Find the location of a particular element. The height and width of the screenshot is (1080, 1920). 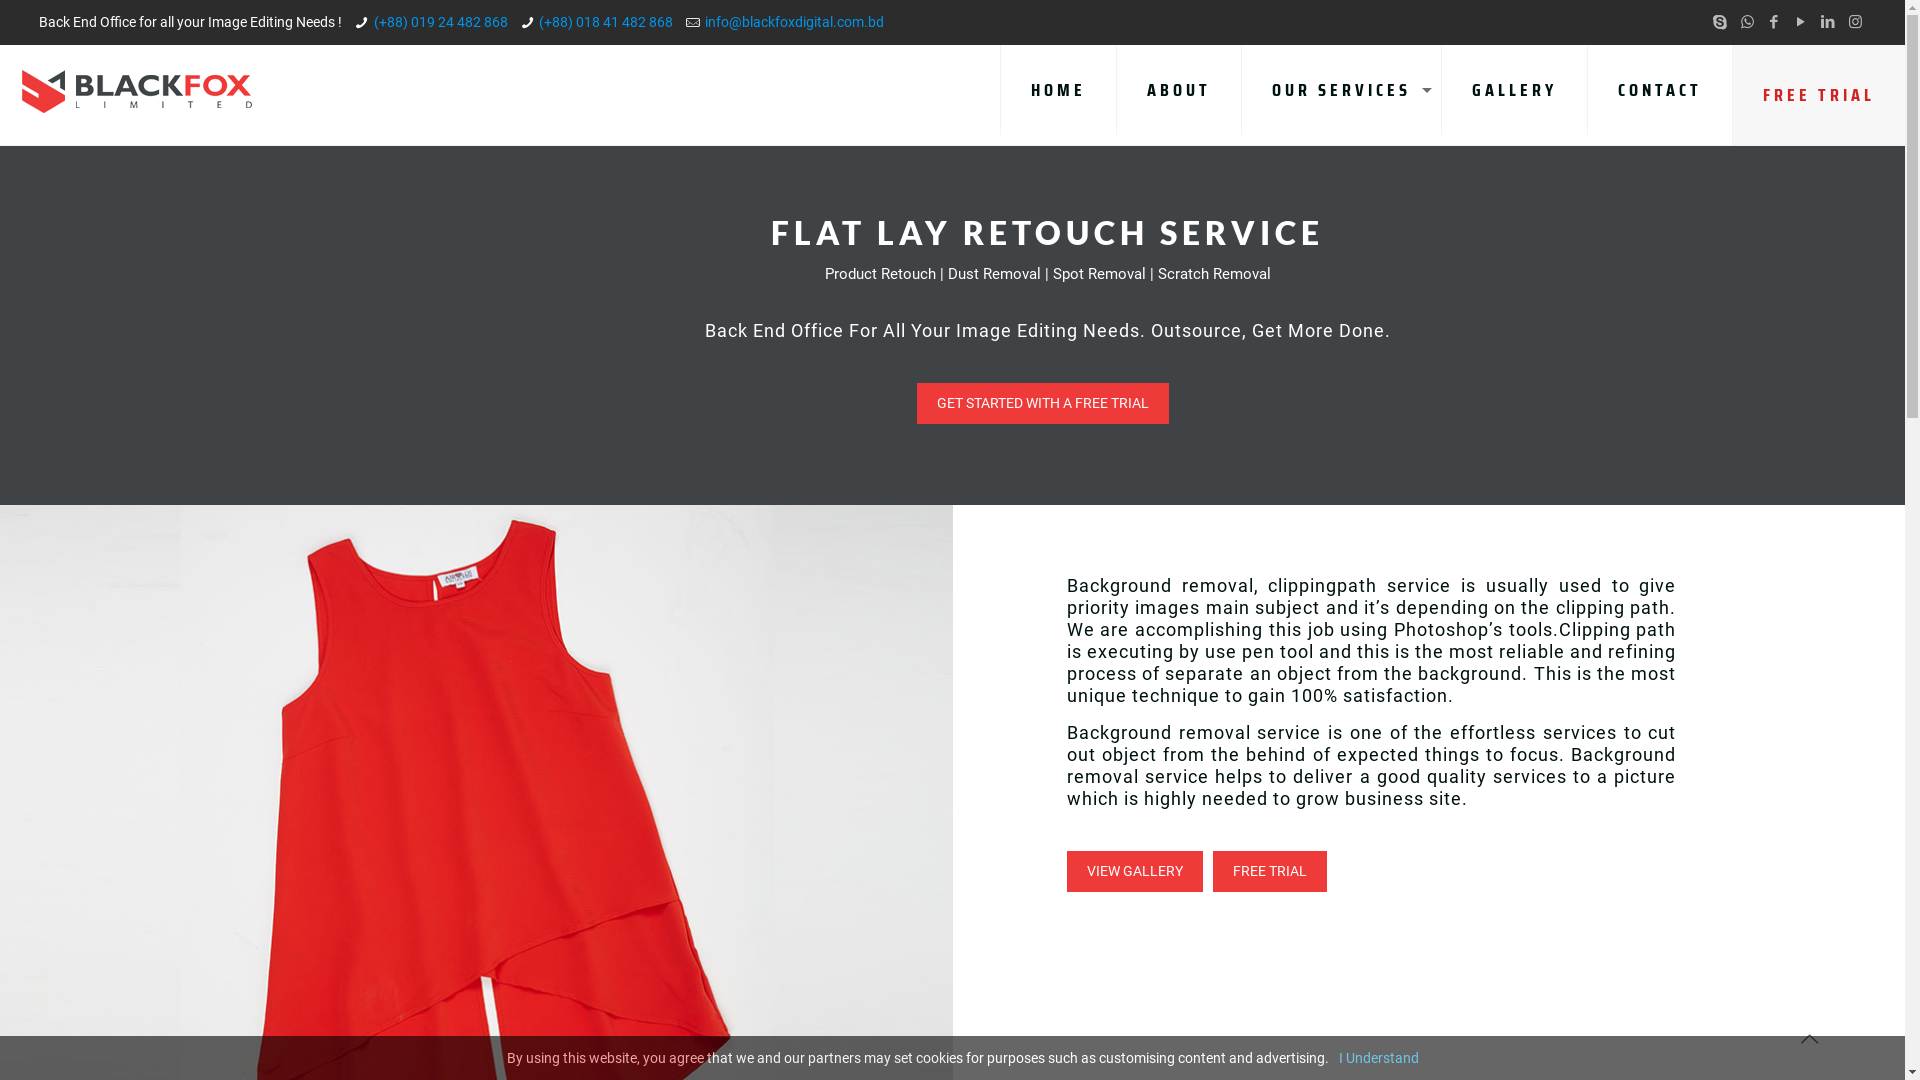

'Facebook' is located at coordinates (1774, 22).